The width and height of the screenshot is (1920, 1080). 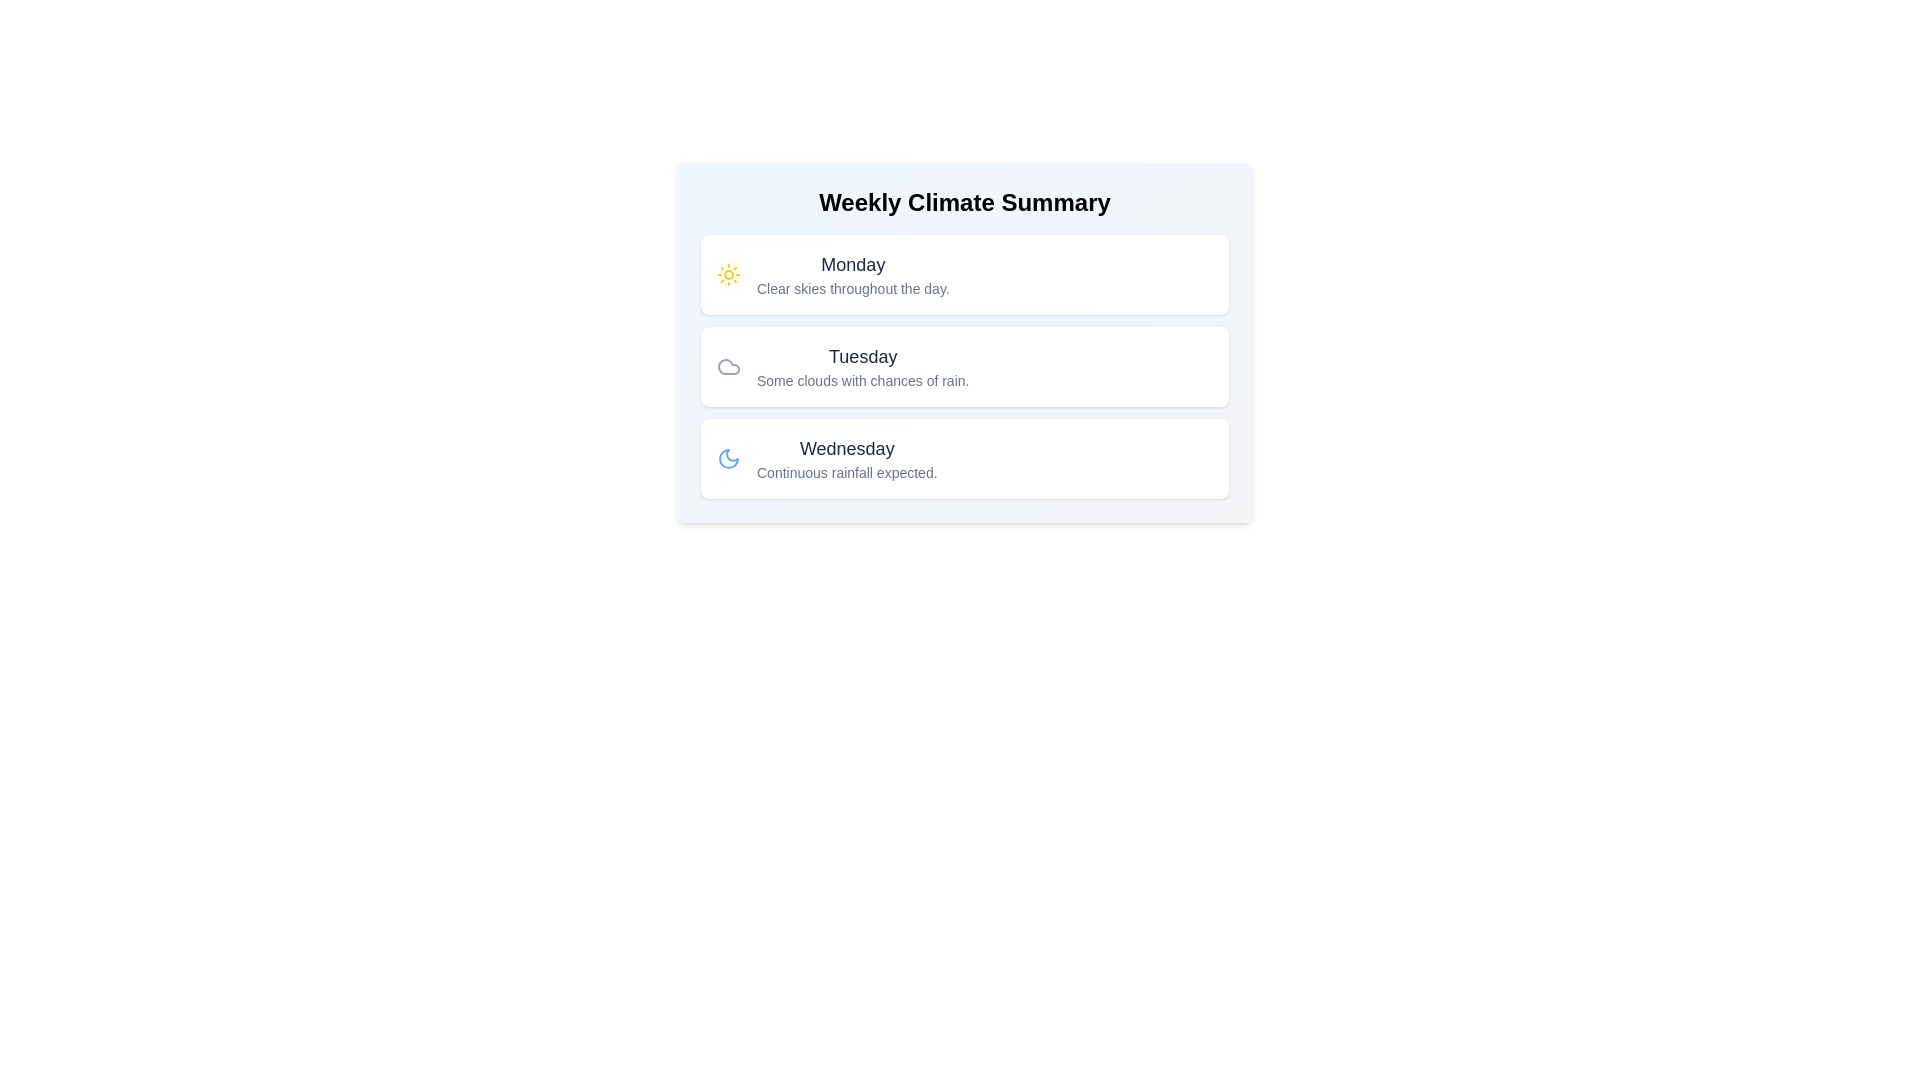 What do you see at coordinates (964, 459) in the screenshot?
I see `the record for Wednesday` at bounding box center [964, 459].